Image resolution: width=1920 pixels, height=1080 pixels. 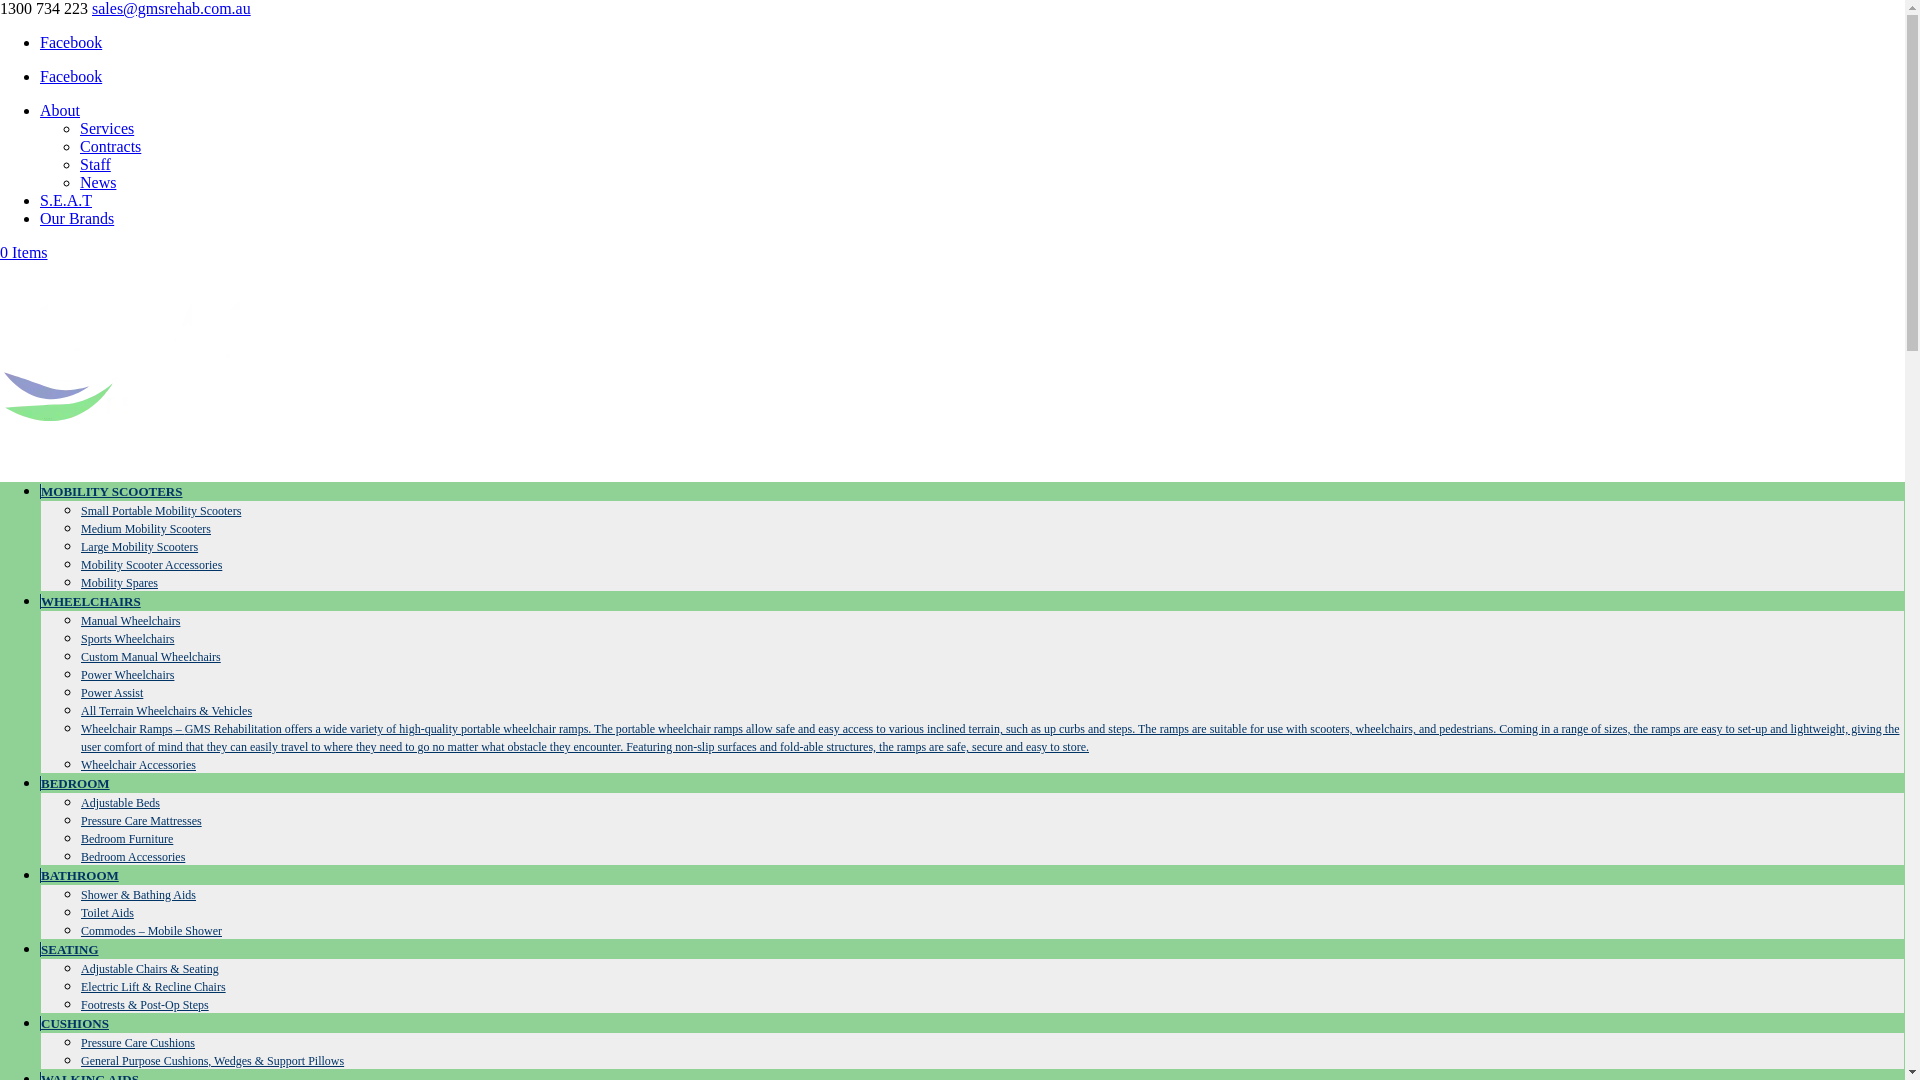 I want to click on 'WHEELCHAIRS', so click(x=39, y=600).